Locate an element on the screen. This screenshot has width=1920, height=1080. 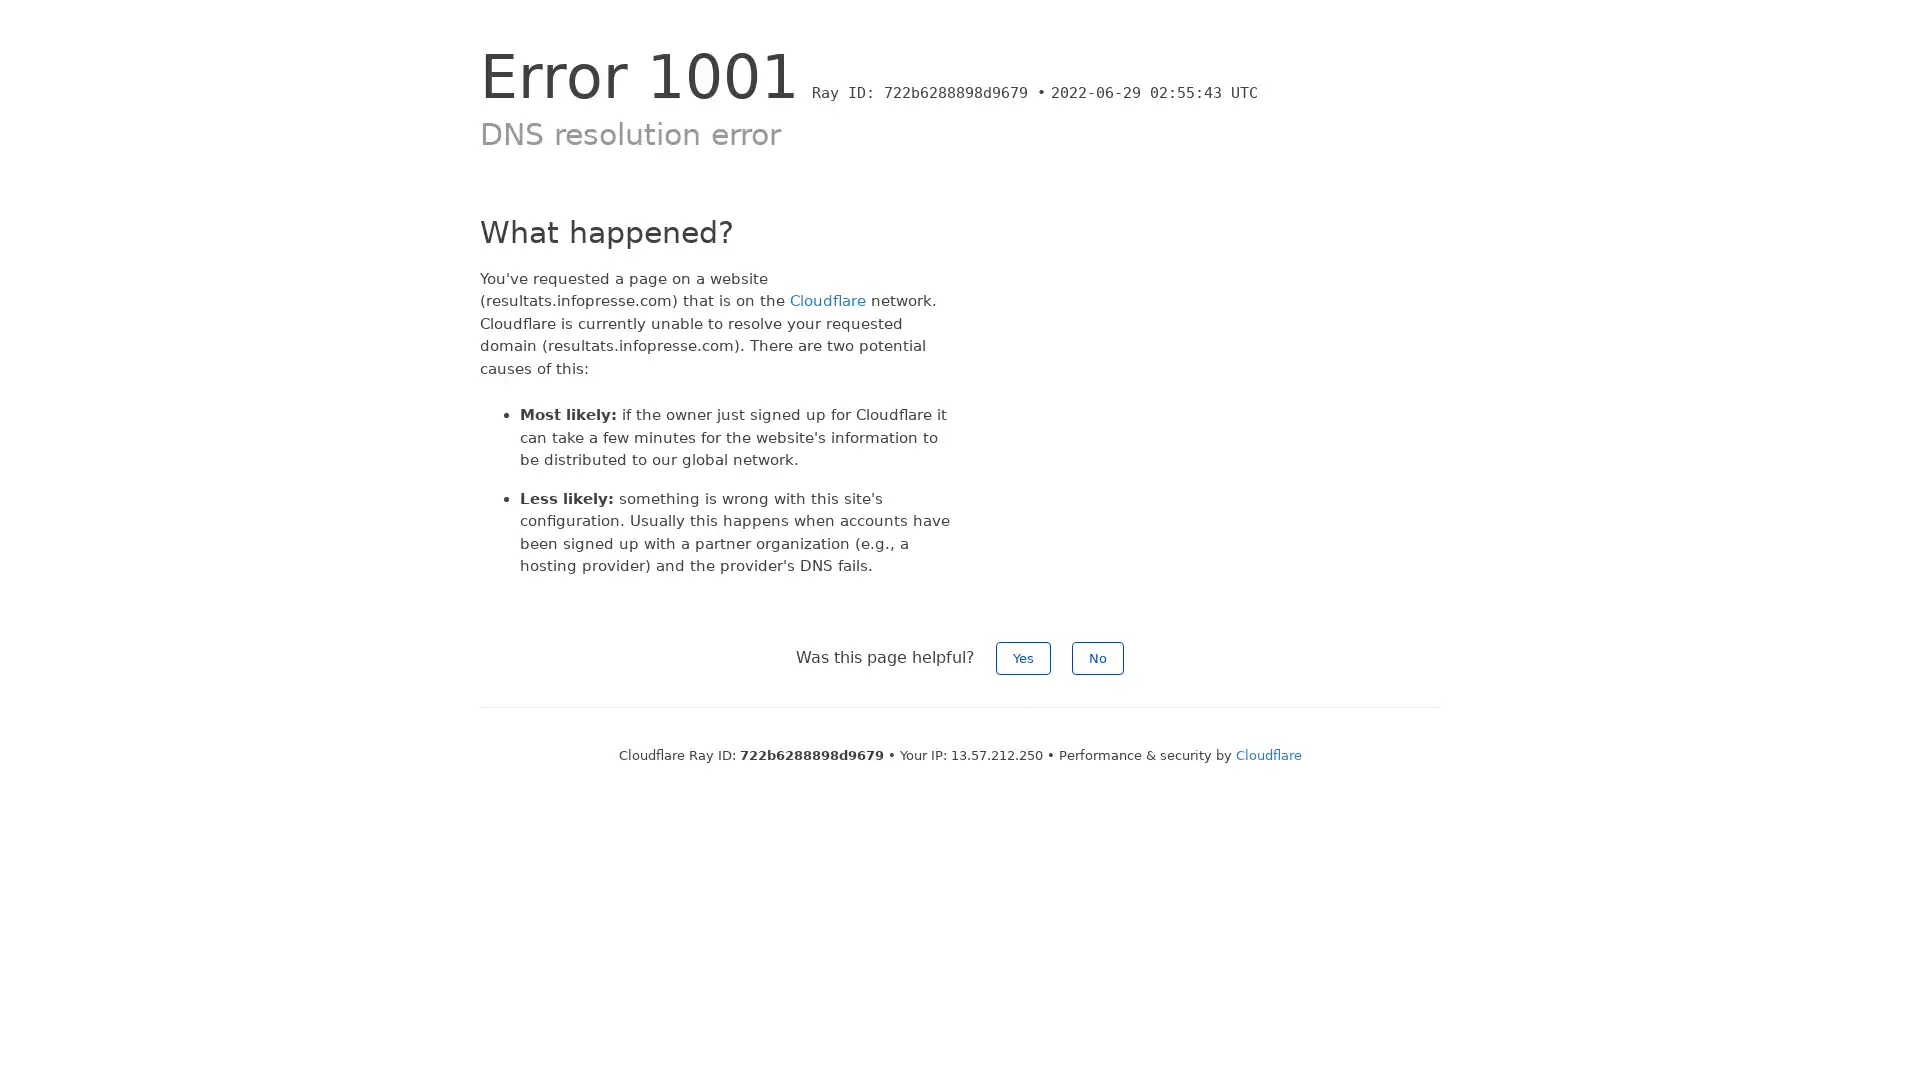
No is located at coordinates (1097, 657).